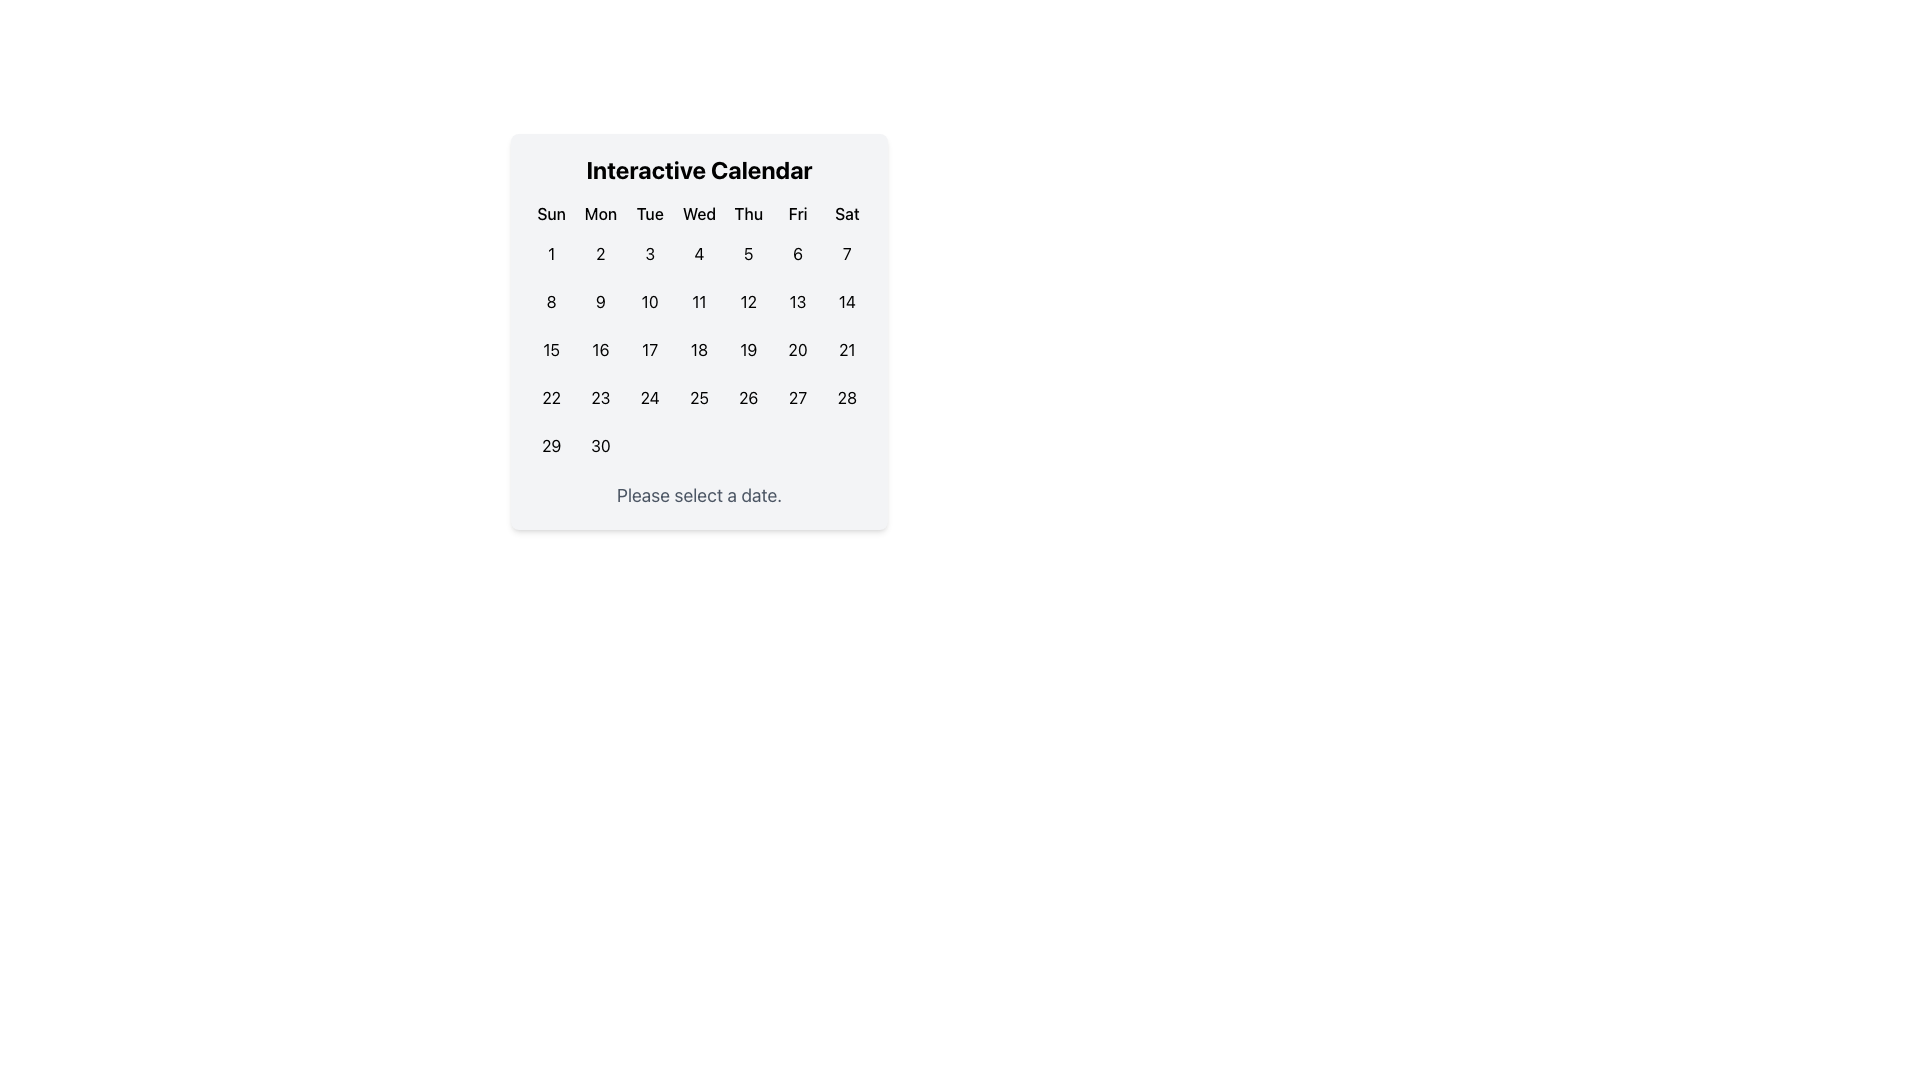  What do you see at coordinates (747, 349) in the screenshot?
I see `the interactive text label displaying the number '19'` at bounding box center [747, 349].